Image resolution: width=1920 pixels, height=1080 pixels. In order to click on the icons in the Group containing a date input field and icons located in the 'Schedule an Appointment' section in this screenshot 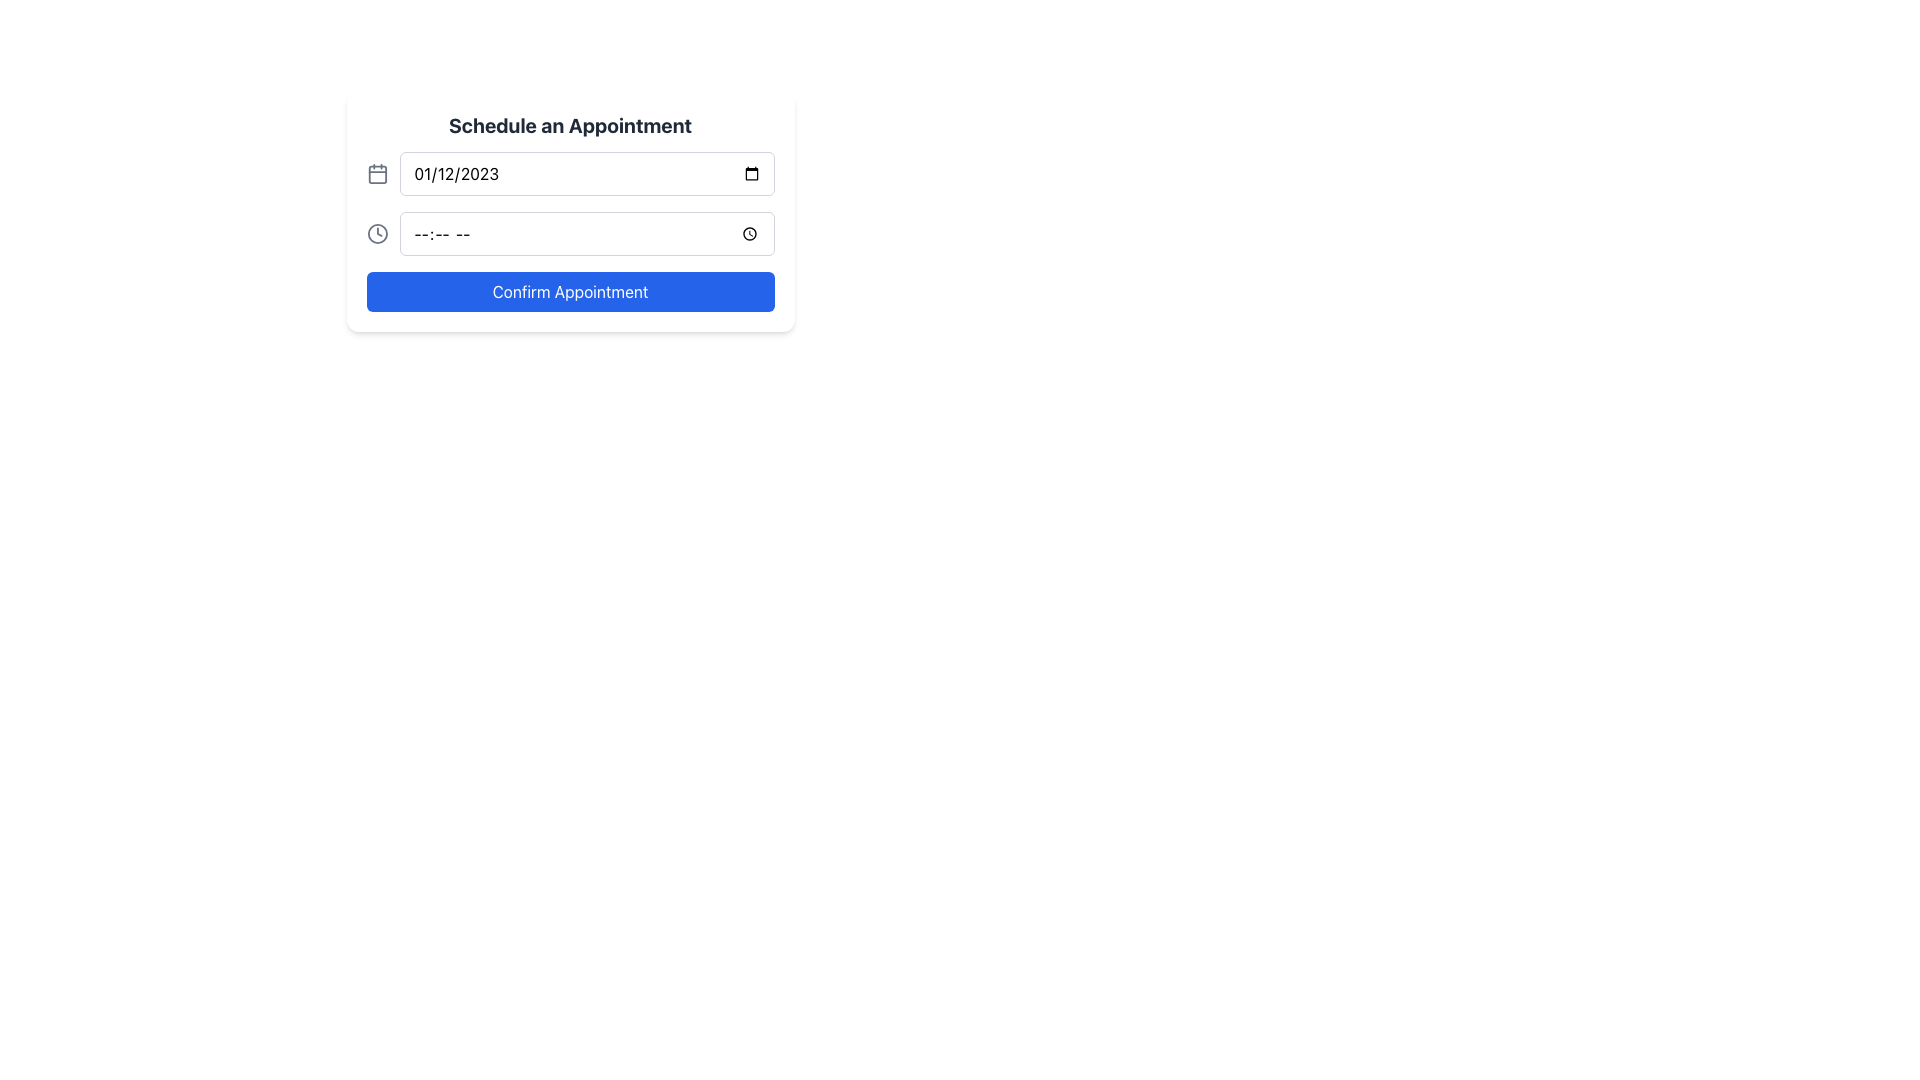, I will do `click(569, 172)`.